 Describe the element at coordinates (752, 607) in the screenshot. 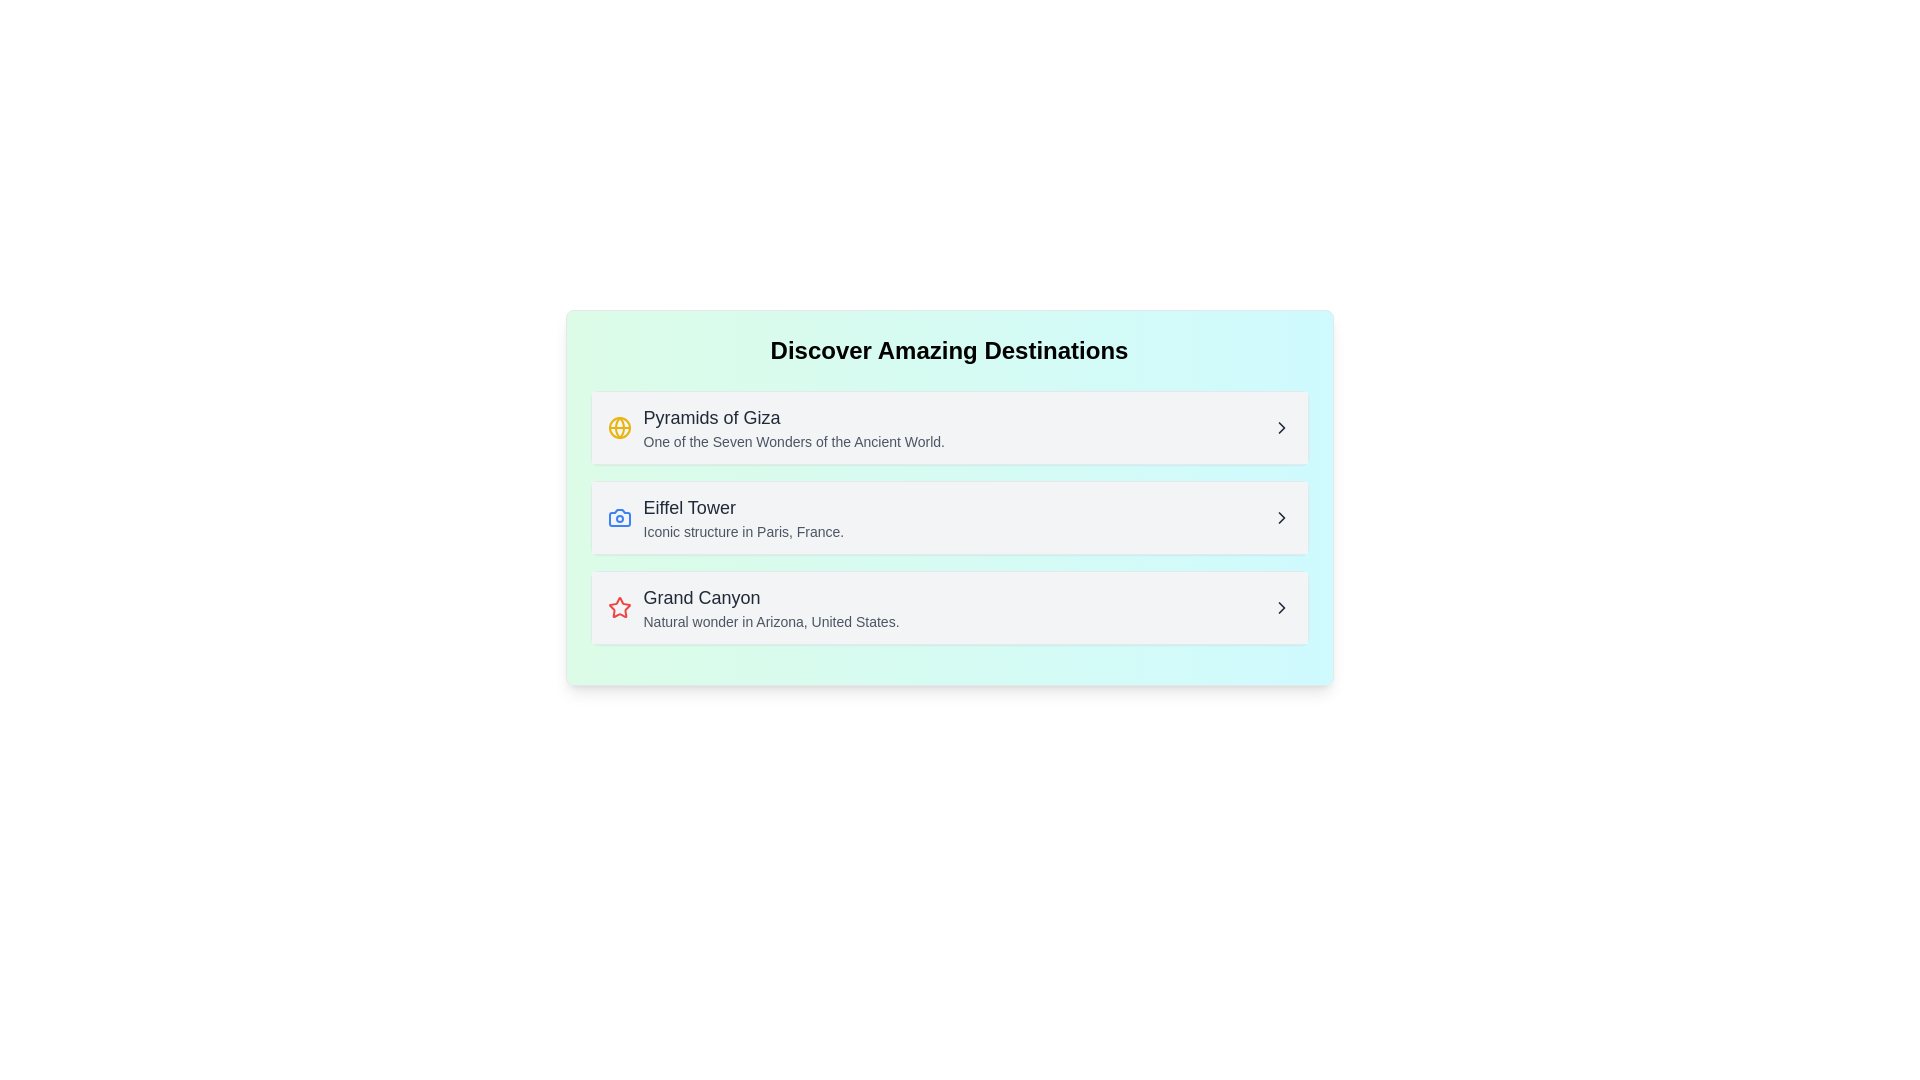

I see `the 'Grand Canyon' list item, which features a red outlined star icon and descriptive text` at that location.